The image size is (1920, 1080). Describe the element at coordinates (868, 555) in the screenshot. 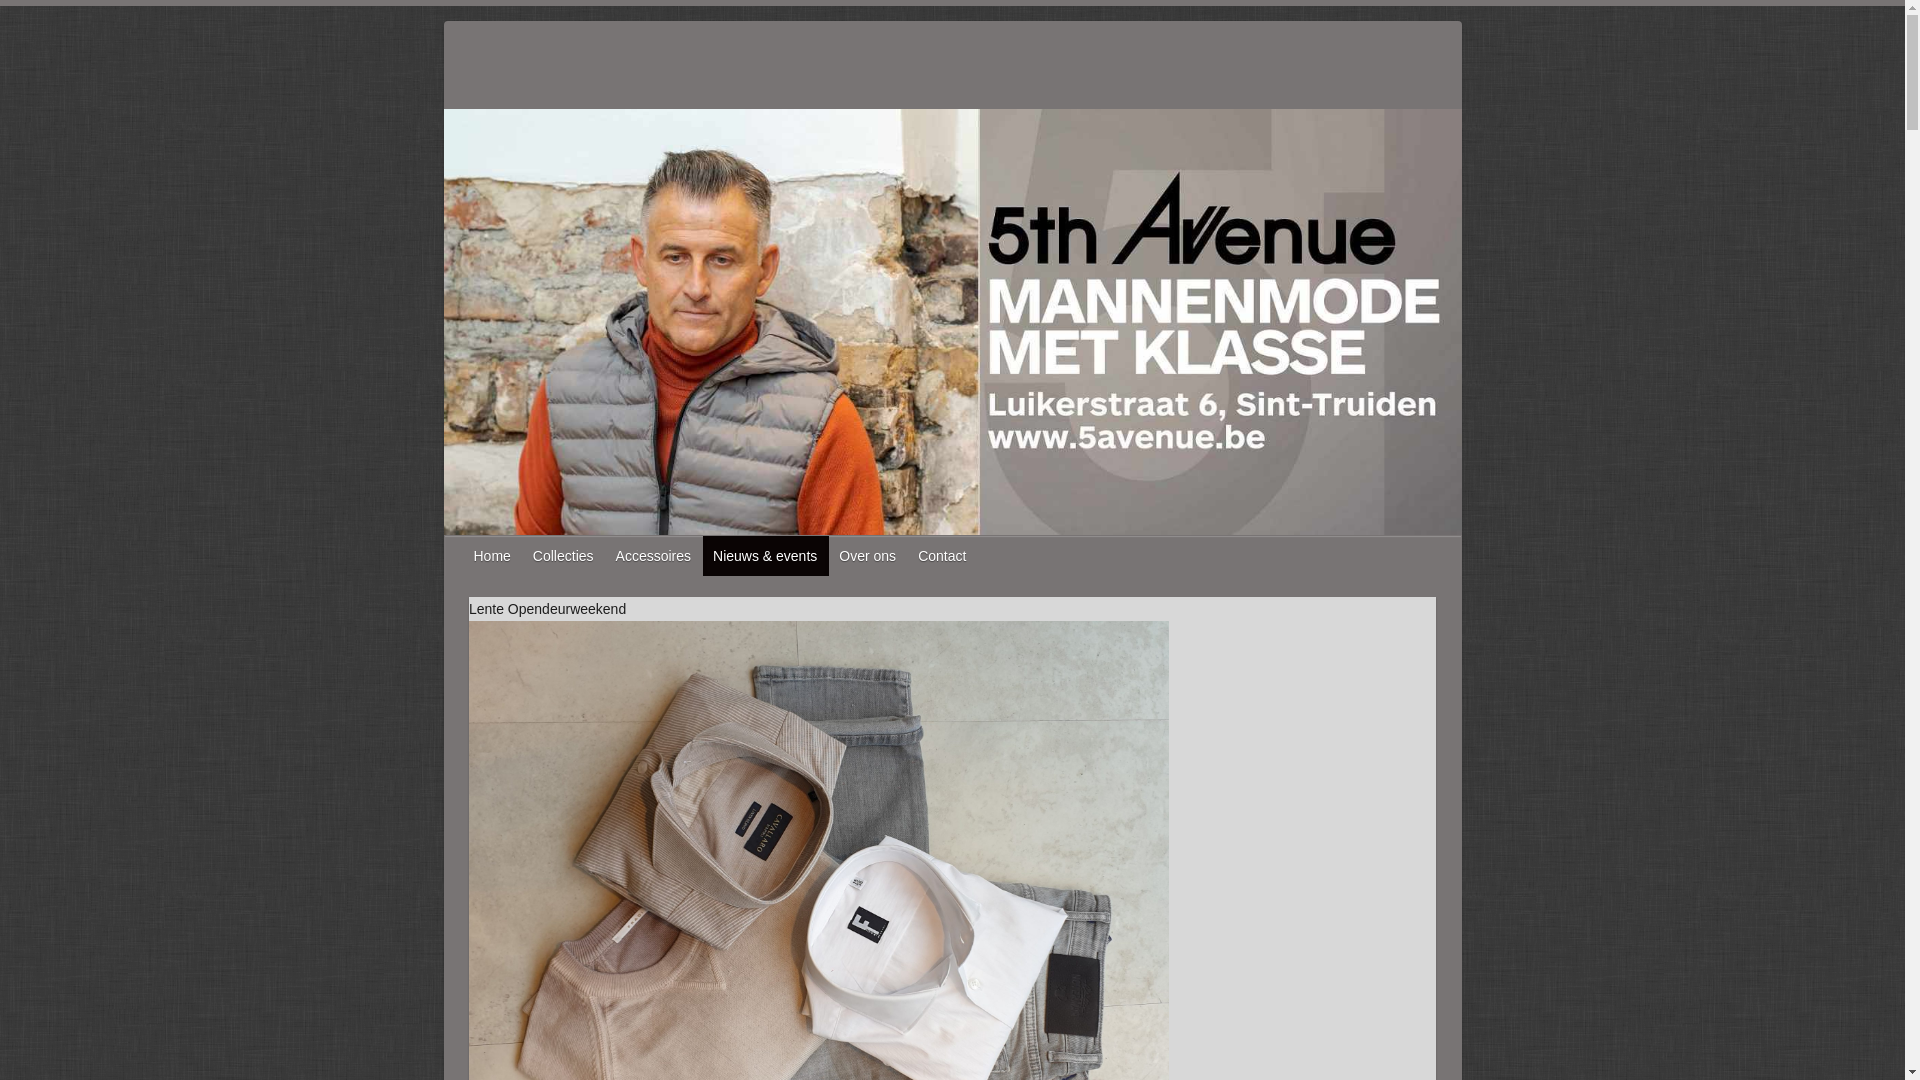

I see `'Over ons'` at that location.